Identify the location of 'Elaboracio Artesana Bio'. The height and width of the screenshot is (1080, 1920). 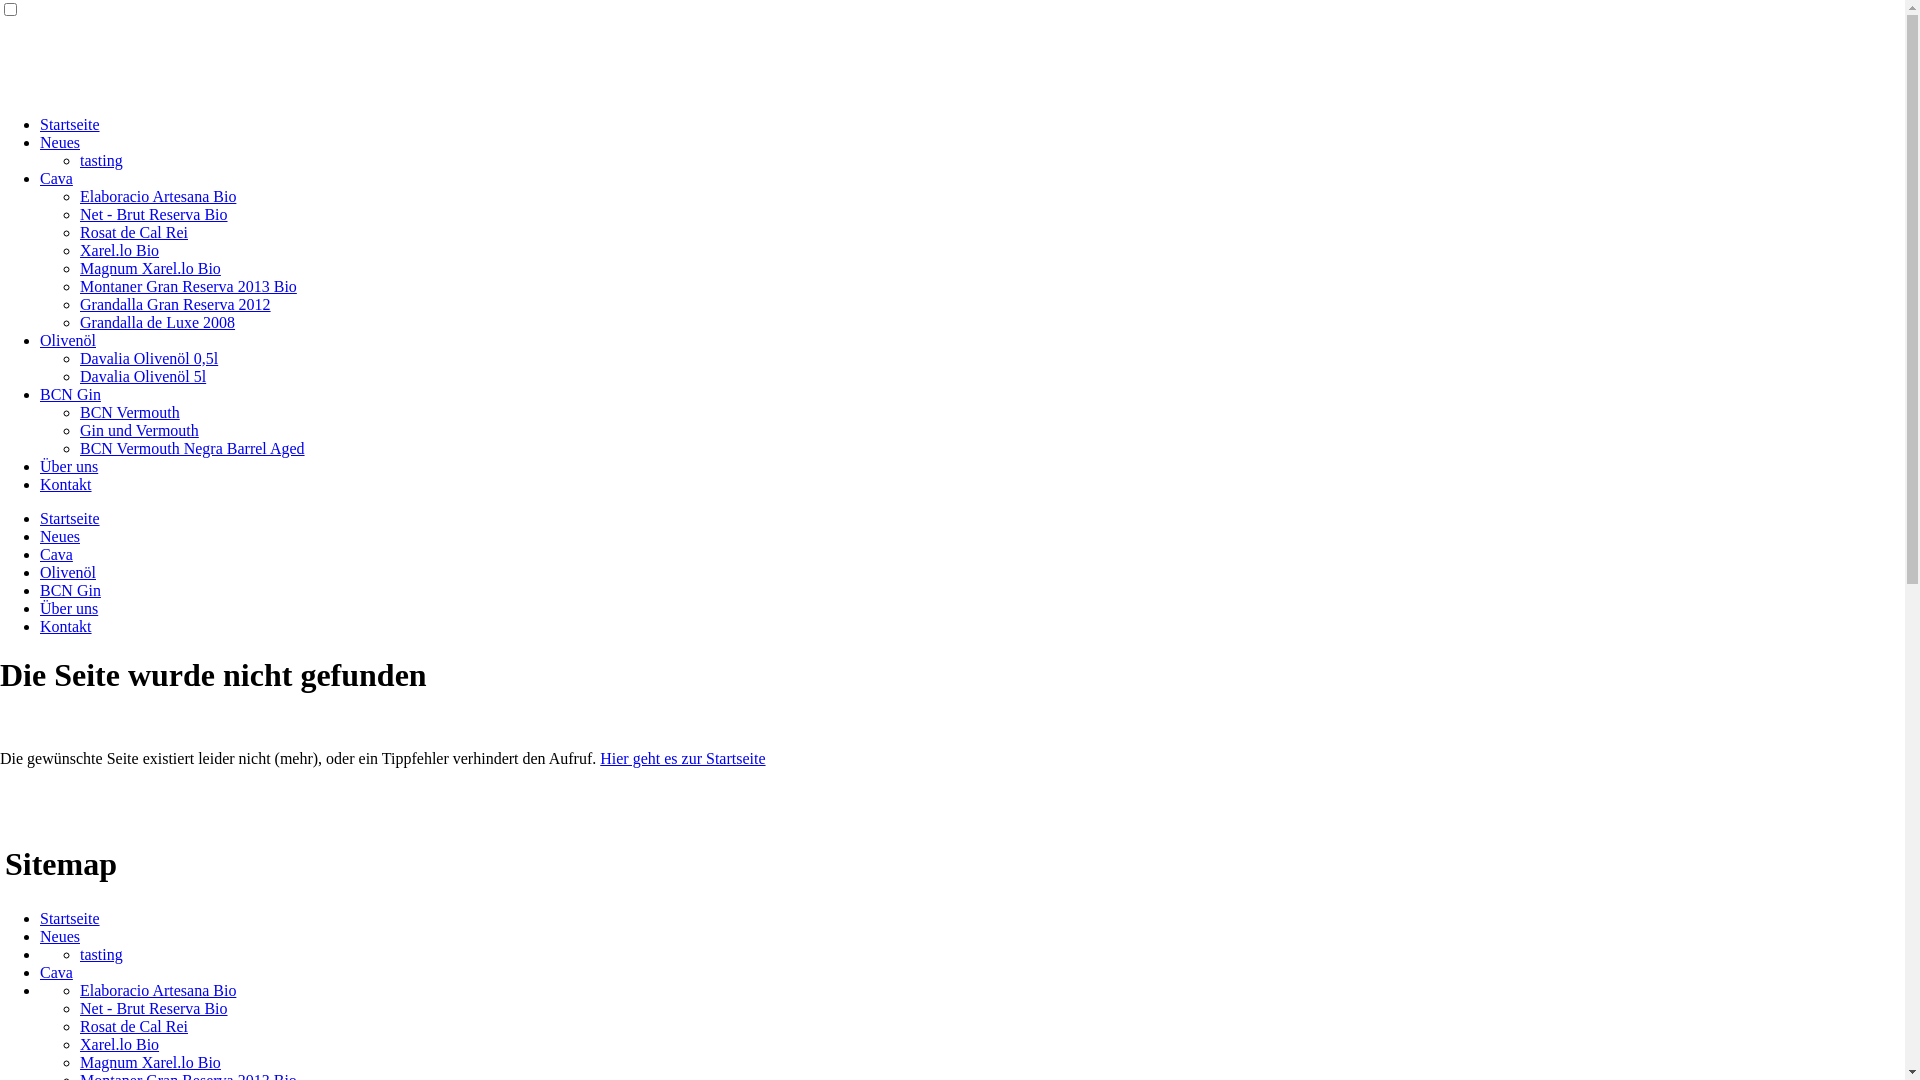
(80, 196).